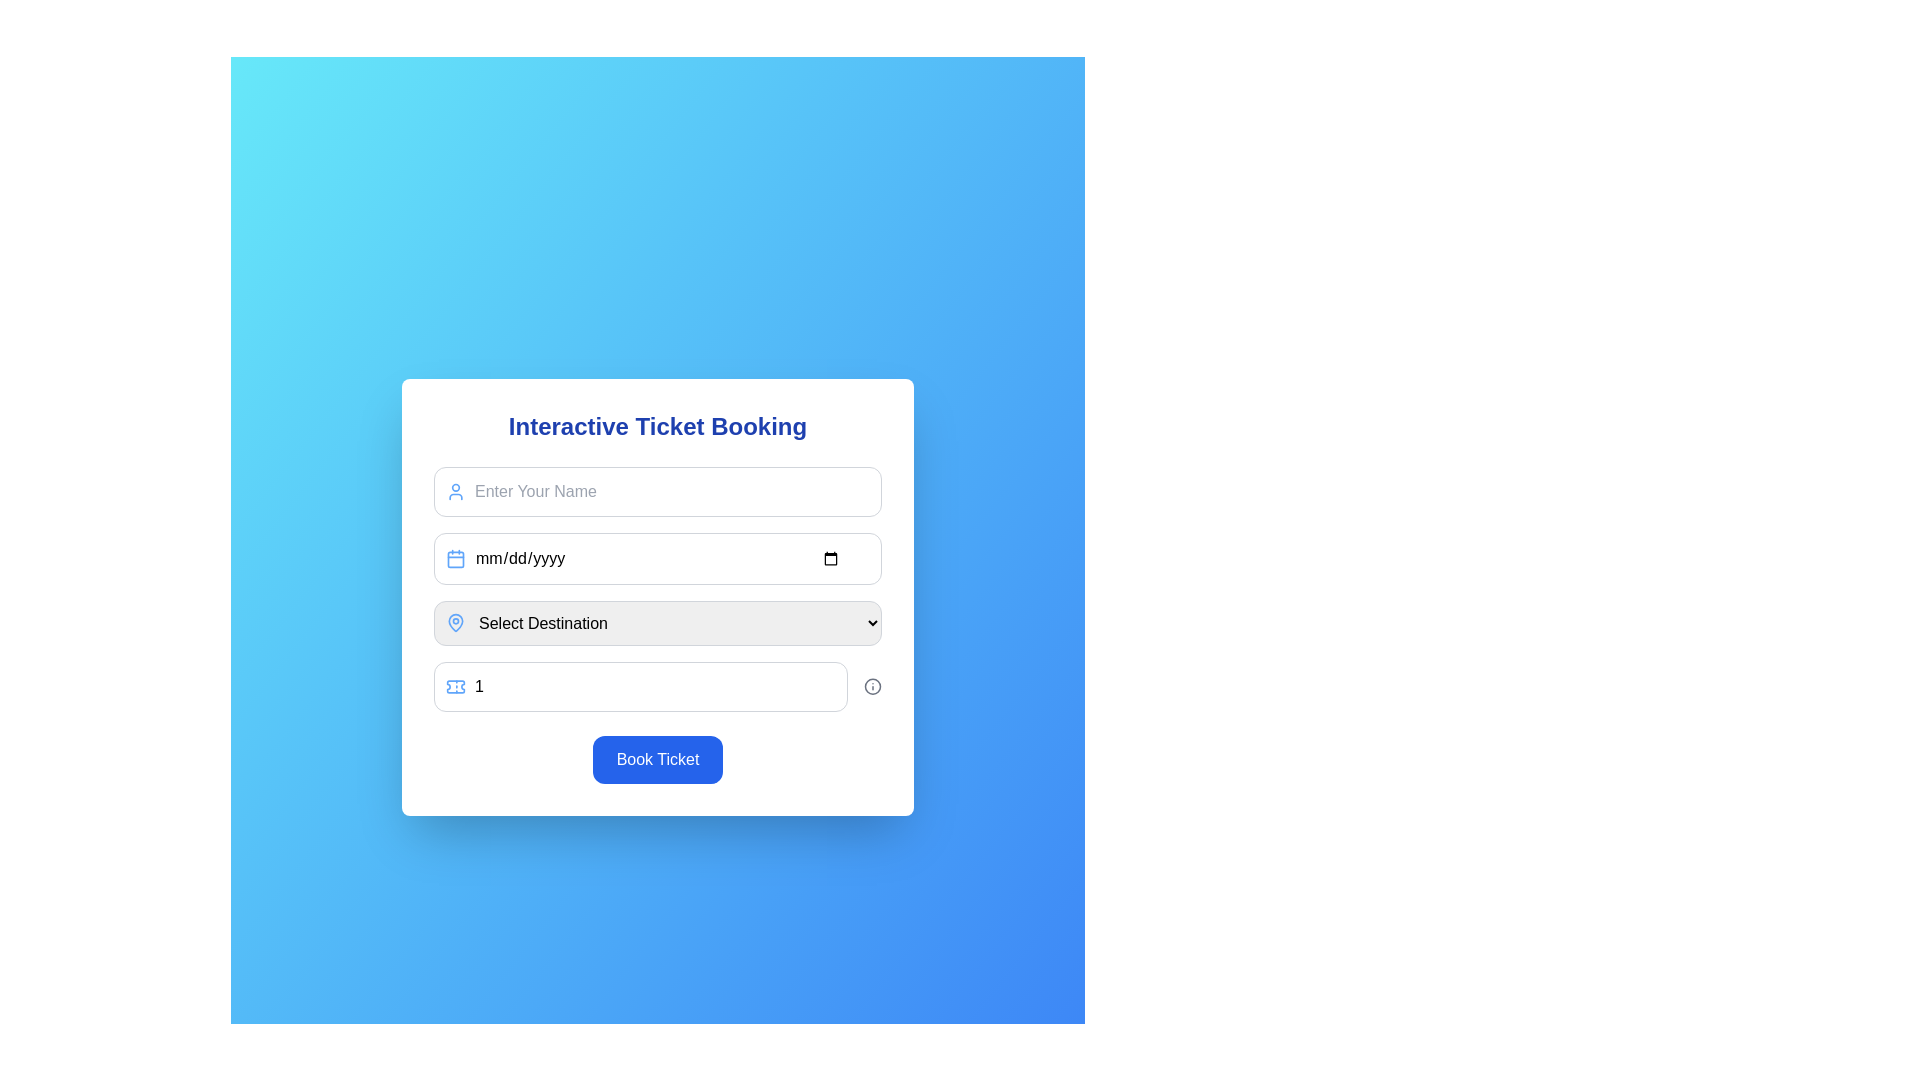 The width and height of the screenshot is (1920, 1080). I want to click on the decorative icon positioned to the left of the ticket quantity input field, aligned vertically to its middle, so click(455, 685).